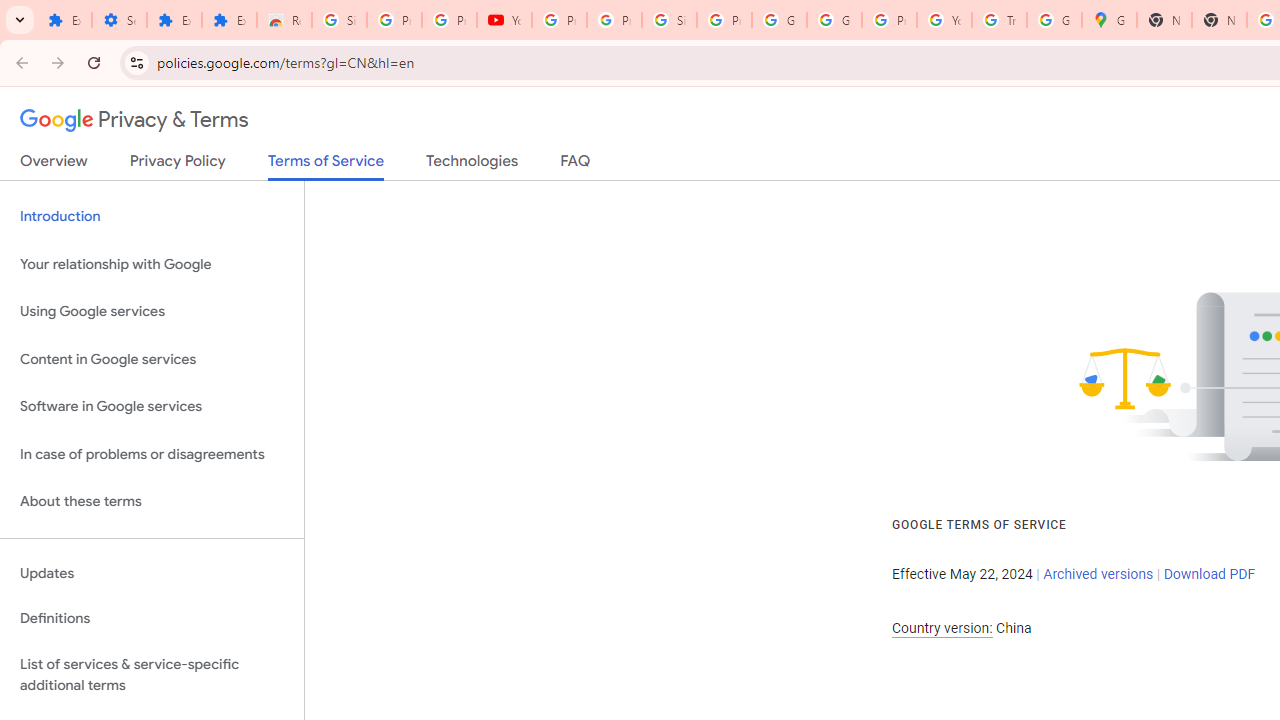 The width and height of the screenshot is (1280, 720). What do you see at coordinates (151, 501) in the screenshot?
I see `'About these terms'` at bounding box center [151, 501].